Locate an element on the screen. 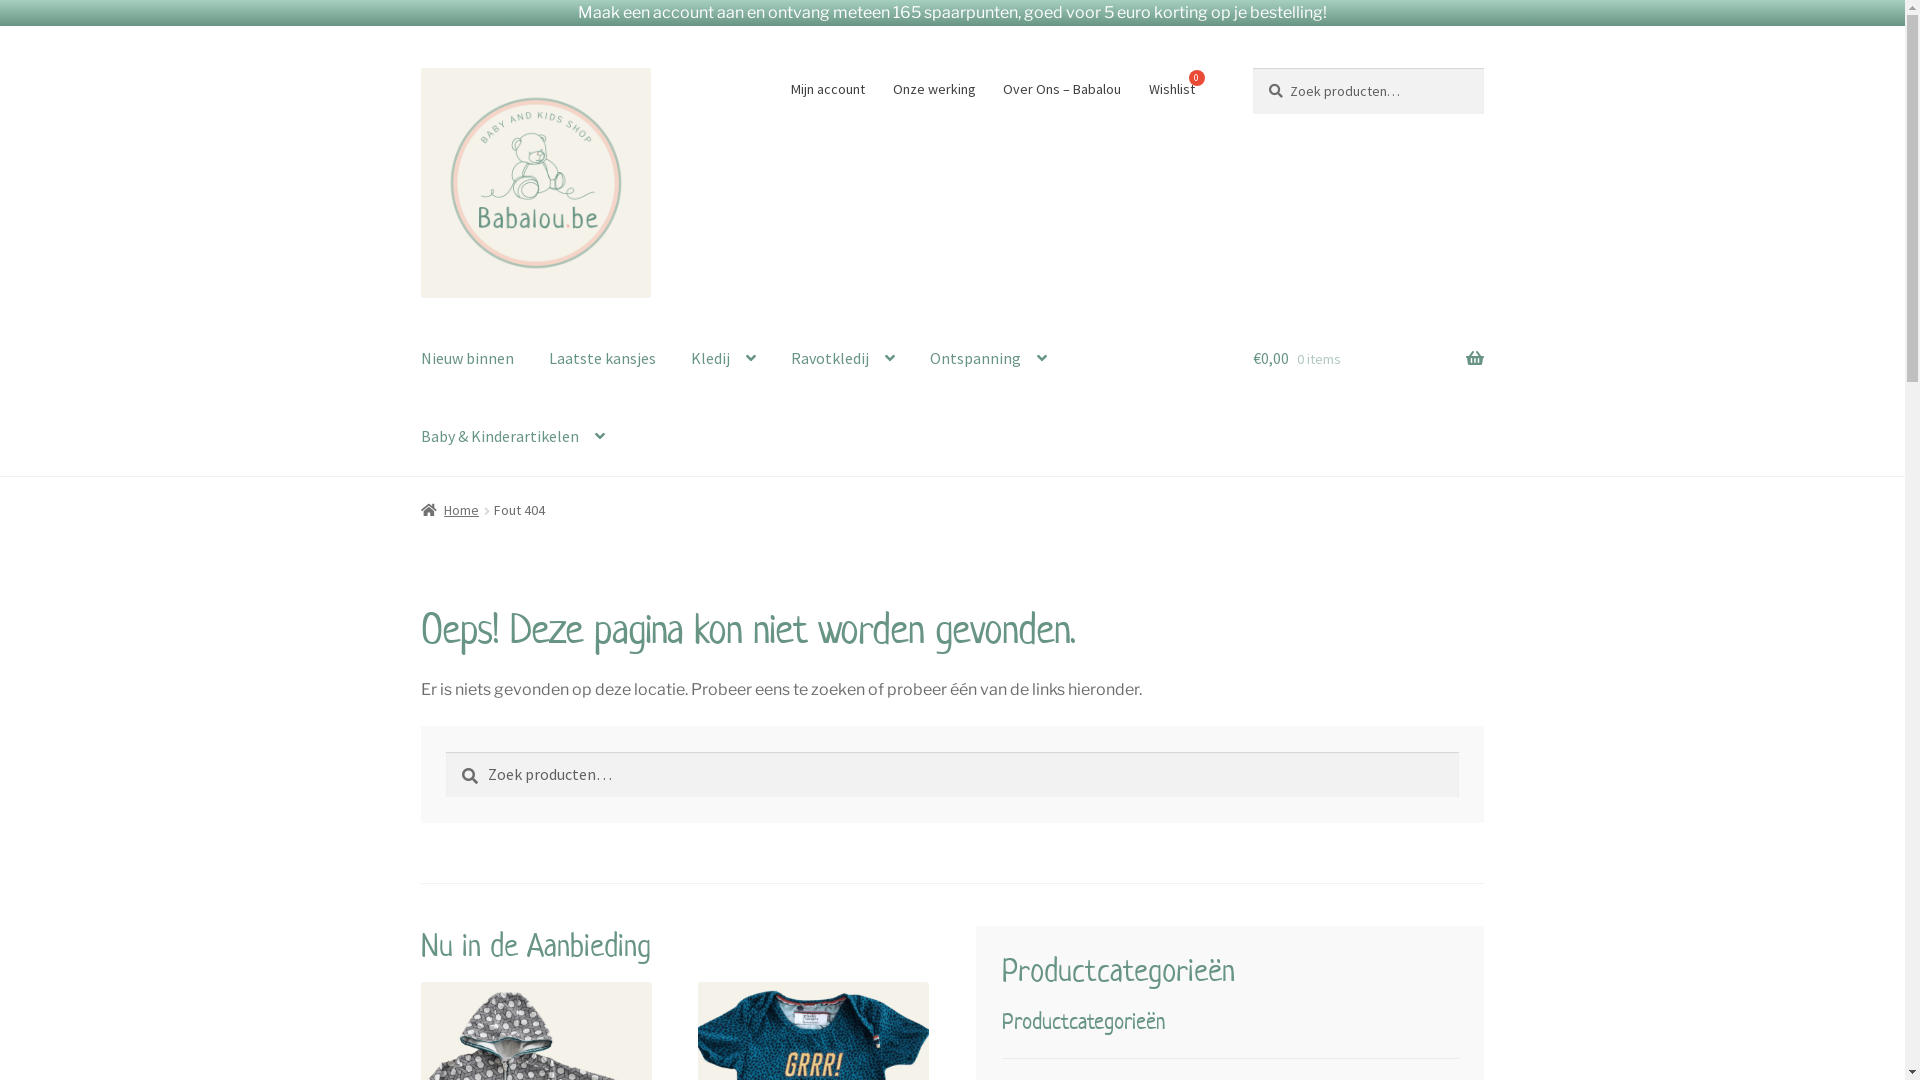 The image size is (1920, 1080). 'Wishlist' is located at coordinates (1136, 87).